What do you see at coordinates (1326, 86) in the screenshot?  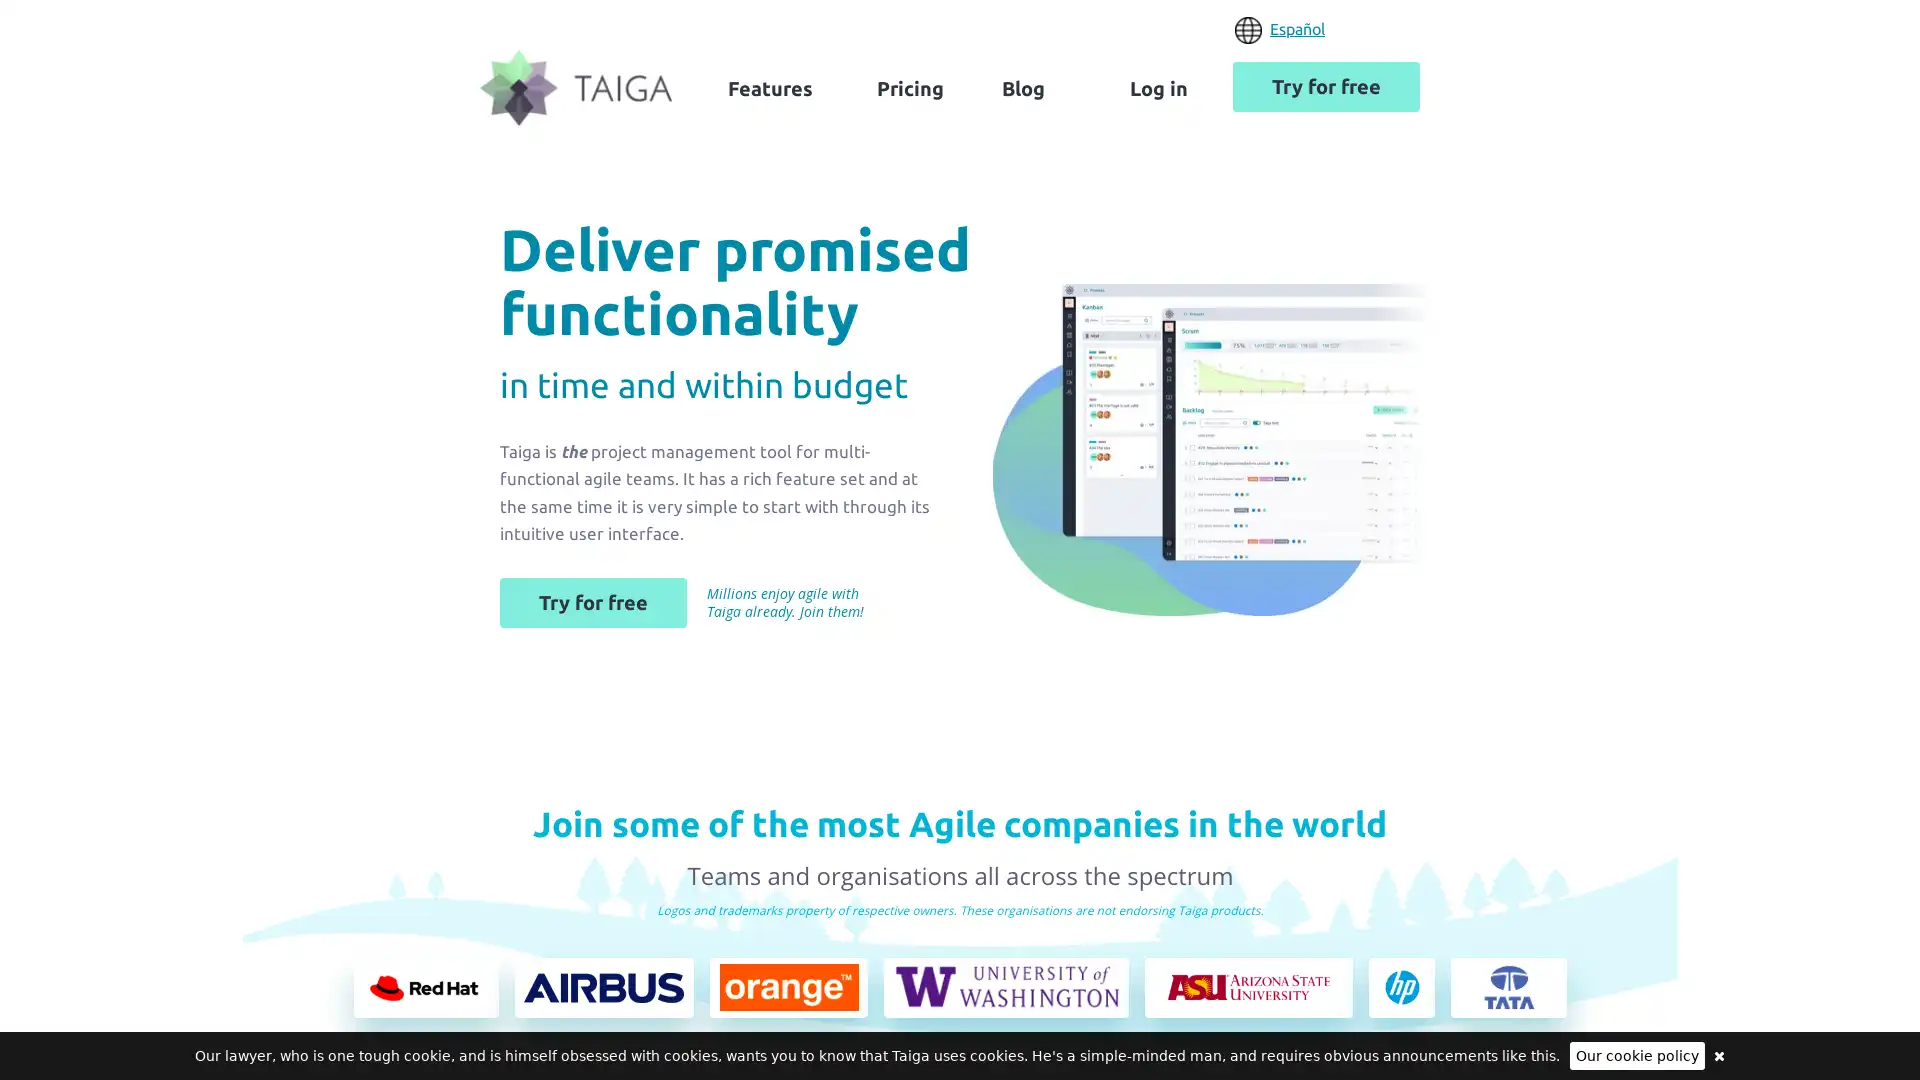 I see `Try for free` at bounding box center [1326, 86].